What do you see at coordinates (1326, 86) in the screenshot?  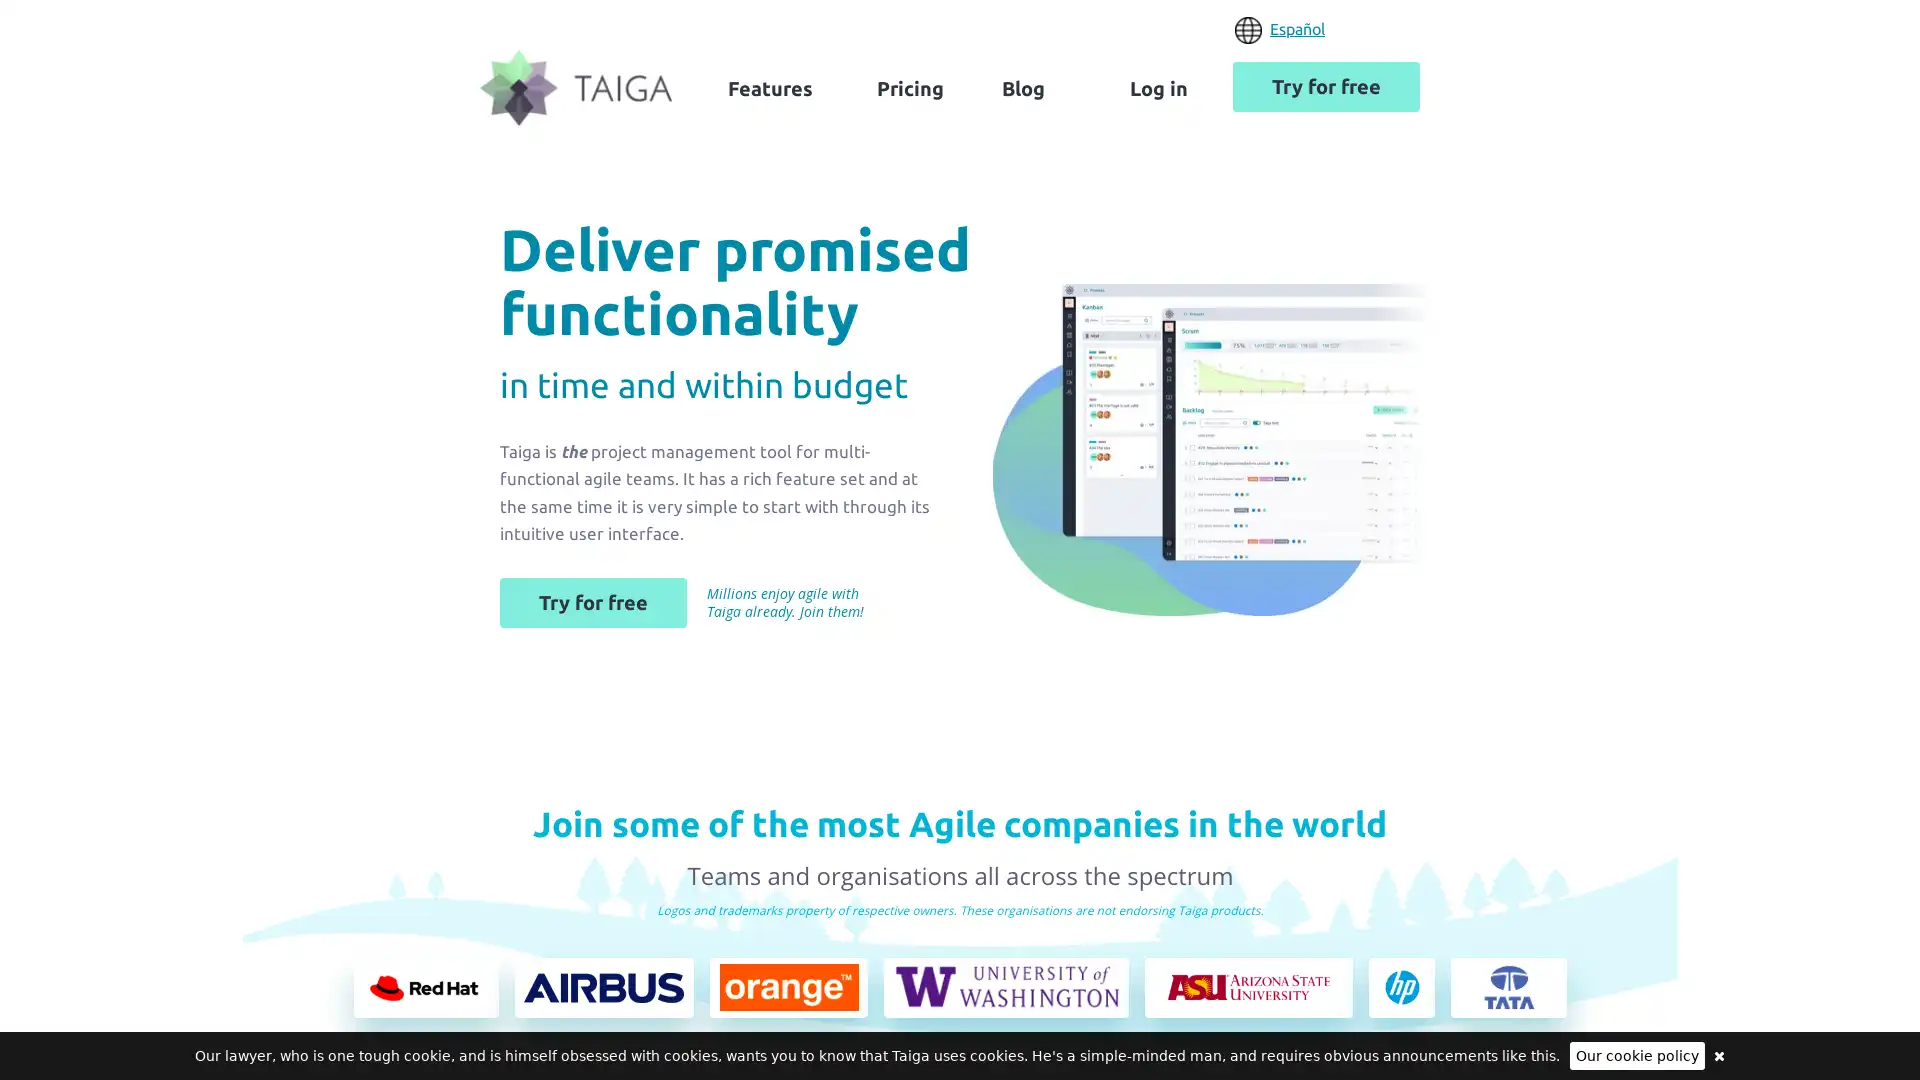 I see `Try for free` at bounding box center [1326, 86].